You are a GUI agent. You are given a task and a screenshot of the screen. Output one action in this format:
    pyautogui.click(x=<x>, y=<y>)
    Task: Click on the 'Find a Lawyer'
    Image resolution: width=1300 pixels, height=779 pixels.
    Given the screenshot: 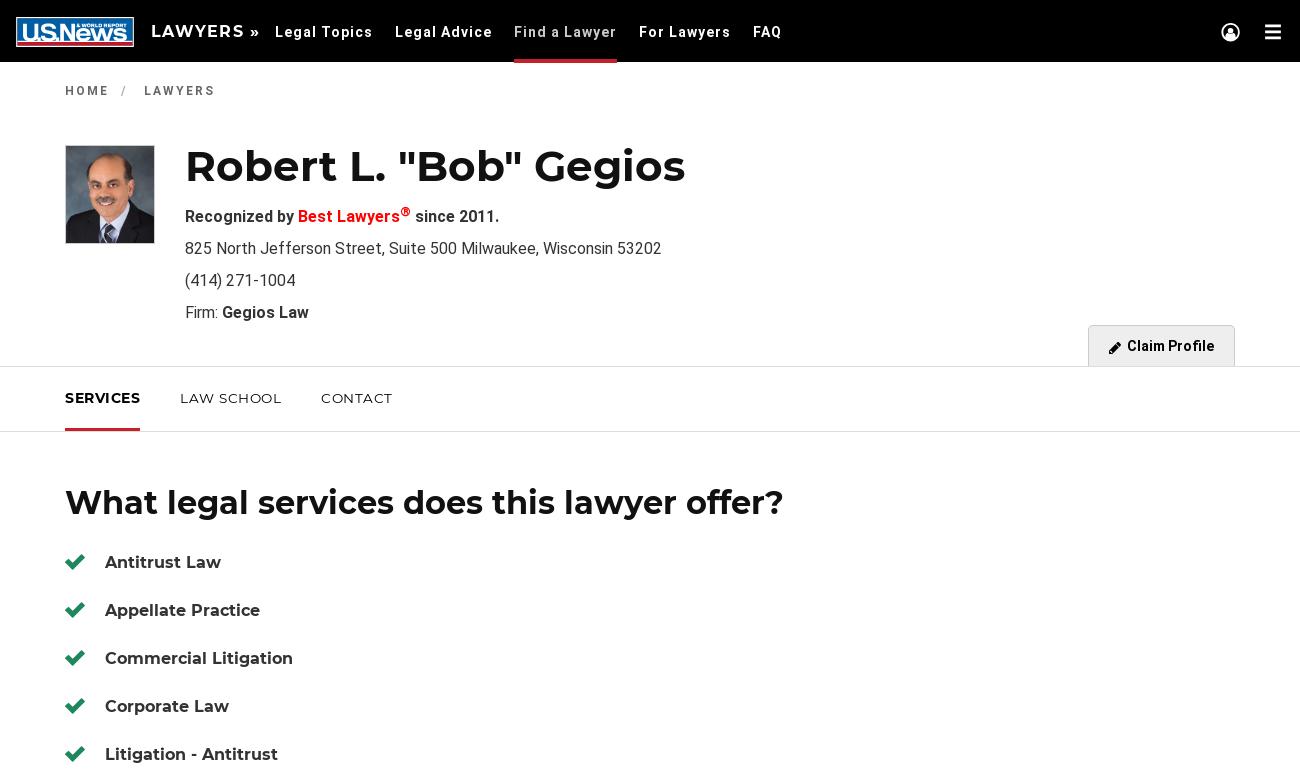 What is the action you would take?
    pyautogui.click(x=564, y=32)
    